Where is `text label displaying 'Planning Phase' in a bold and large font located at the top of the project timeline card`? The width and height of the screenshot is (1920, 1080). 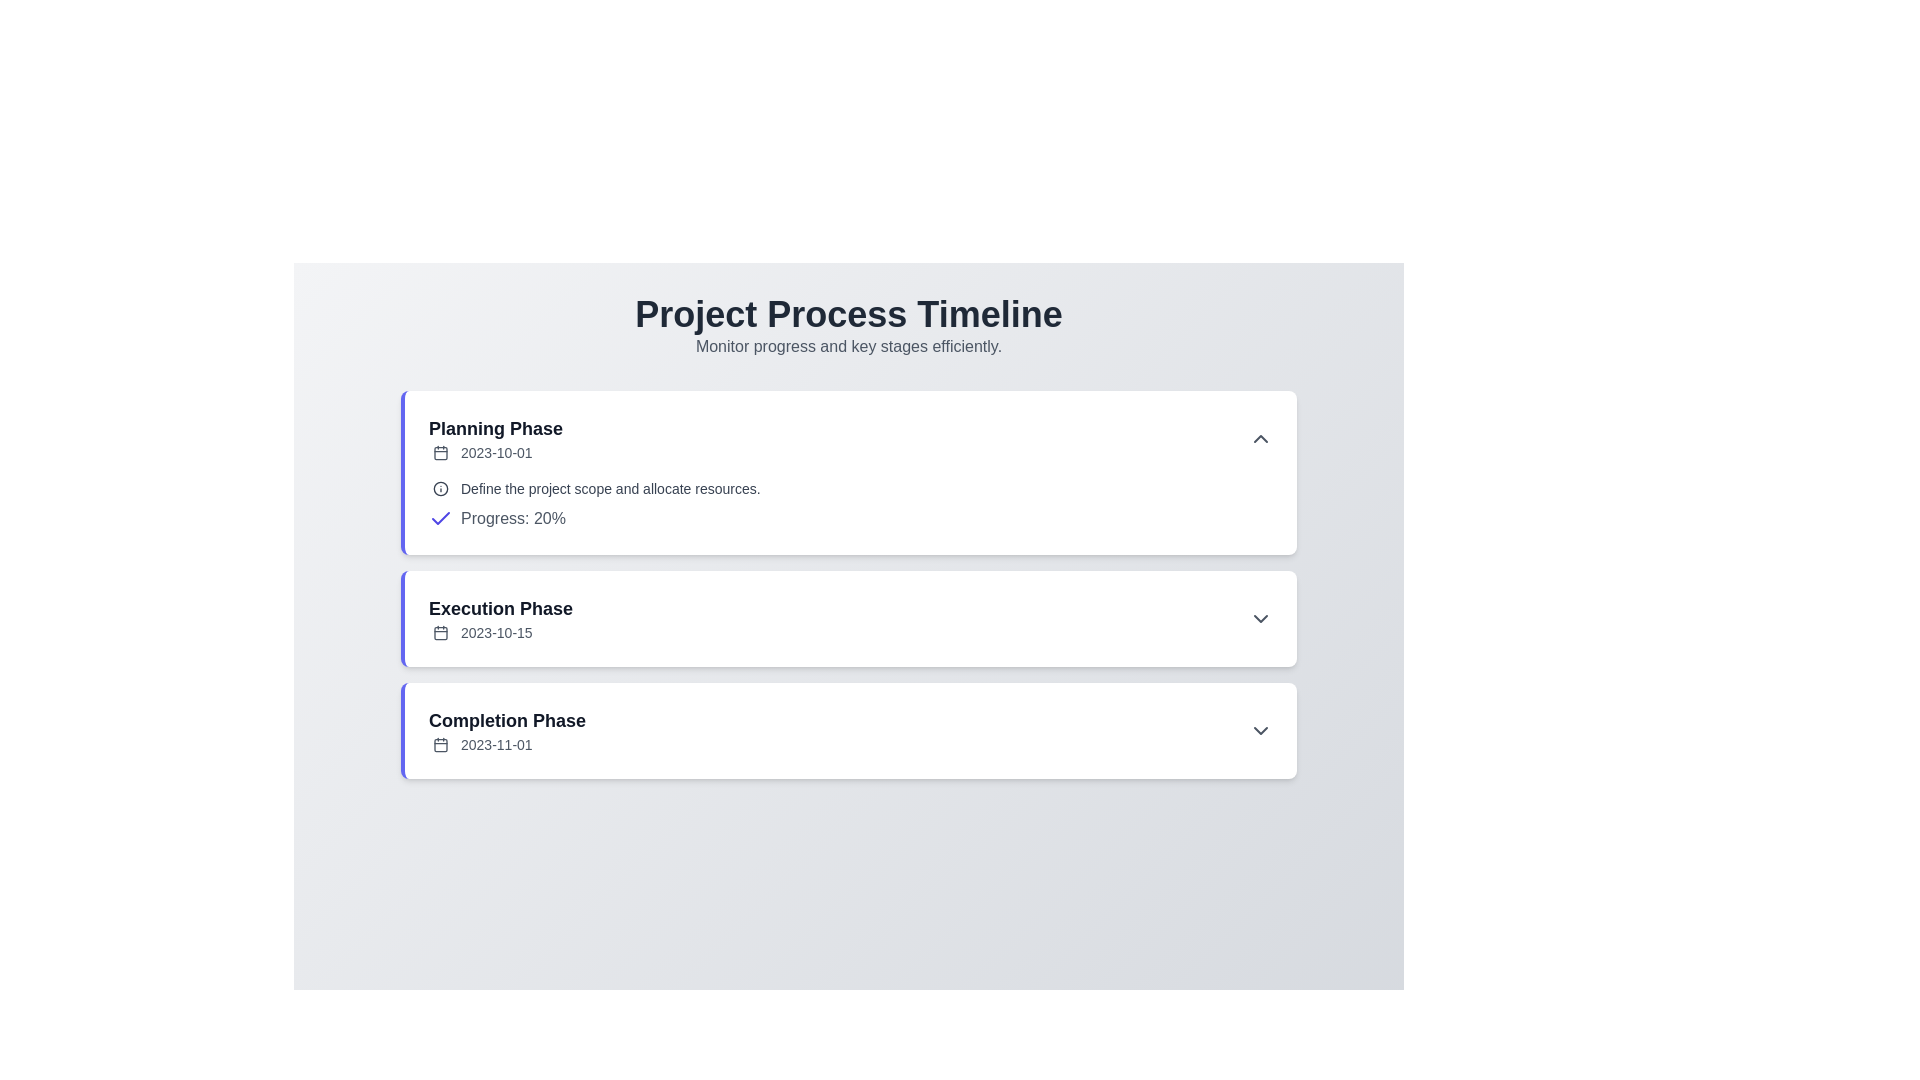 text label displaying 'Planning Phase' in a bold and large font located at the top of the project timeline card is located at coordinates (495, 427).